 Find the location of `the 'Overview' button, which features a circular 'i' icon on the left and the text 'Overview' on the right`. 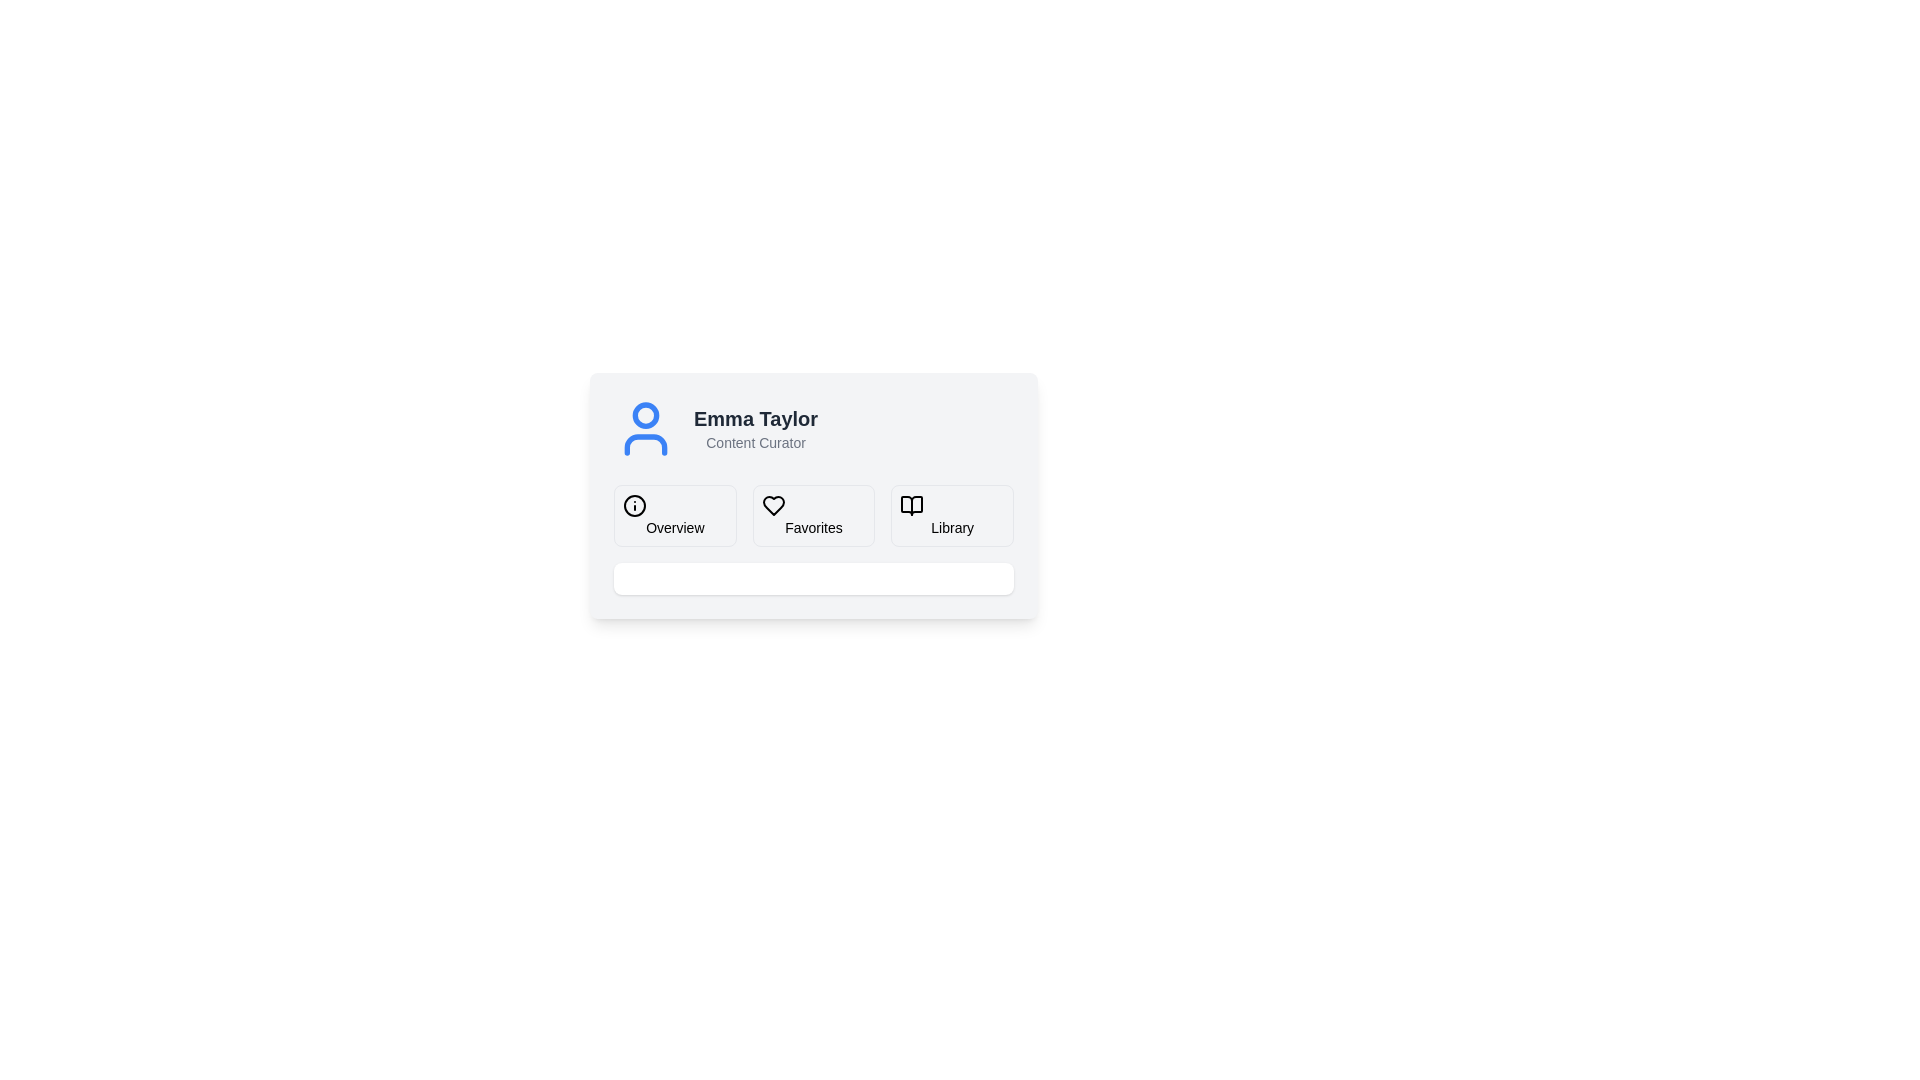

the 'Overview' button, which features a circular 'i' icon on the left and the text 'Overview' on the right is located at coordinates (675, 515).